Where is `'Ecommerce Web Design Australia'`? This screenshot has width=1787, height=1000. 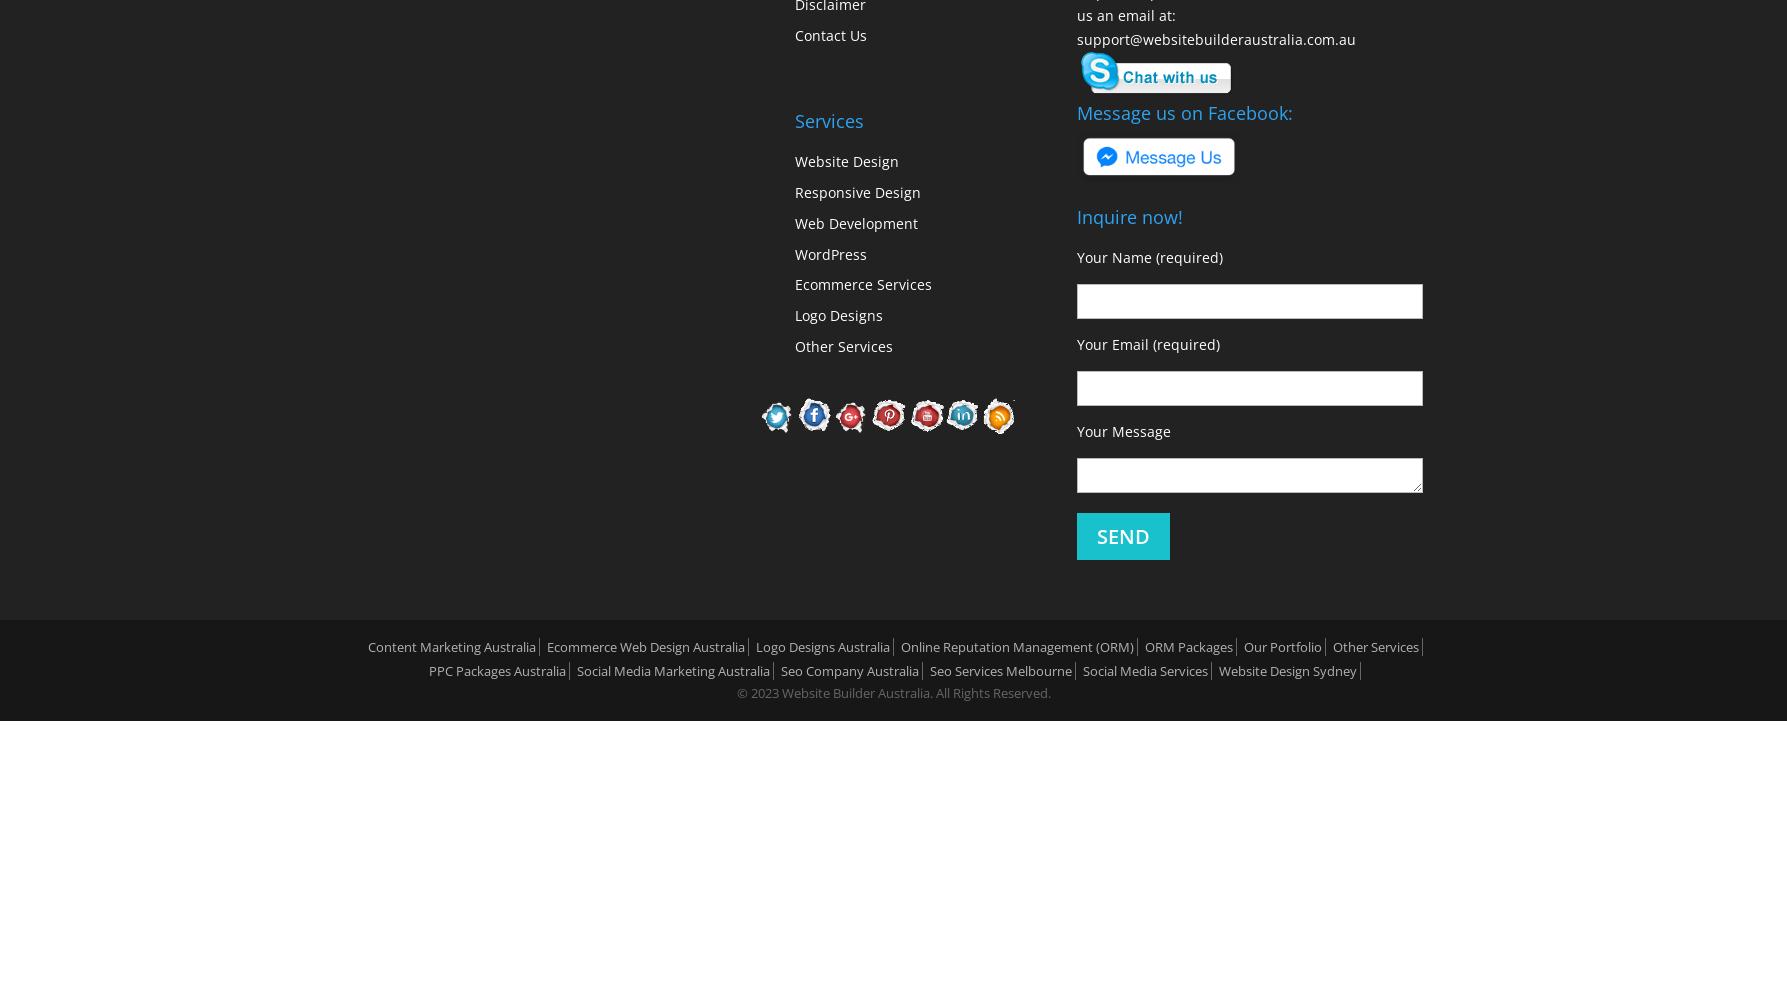 'Ecommerce Web Design Australia' is located at coordinates (643, 646).